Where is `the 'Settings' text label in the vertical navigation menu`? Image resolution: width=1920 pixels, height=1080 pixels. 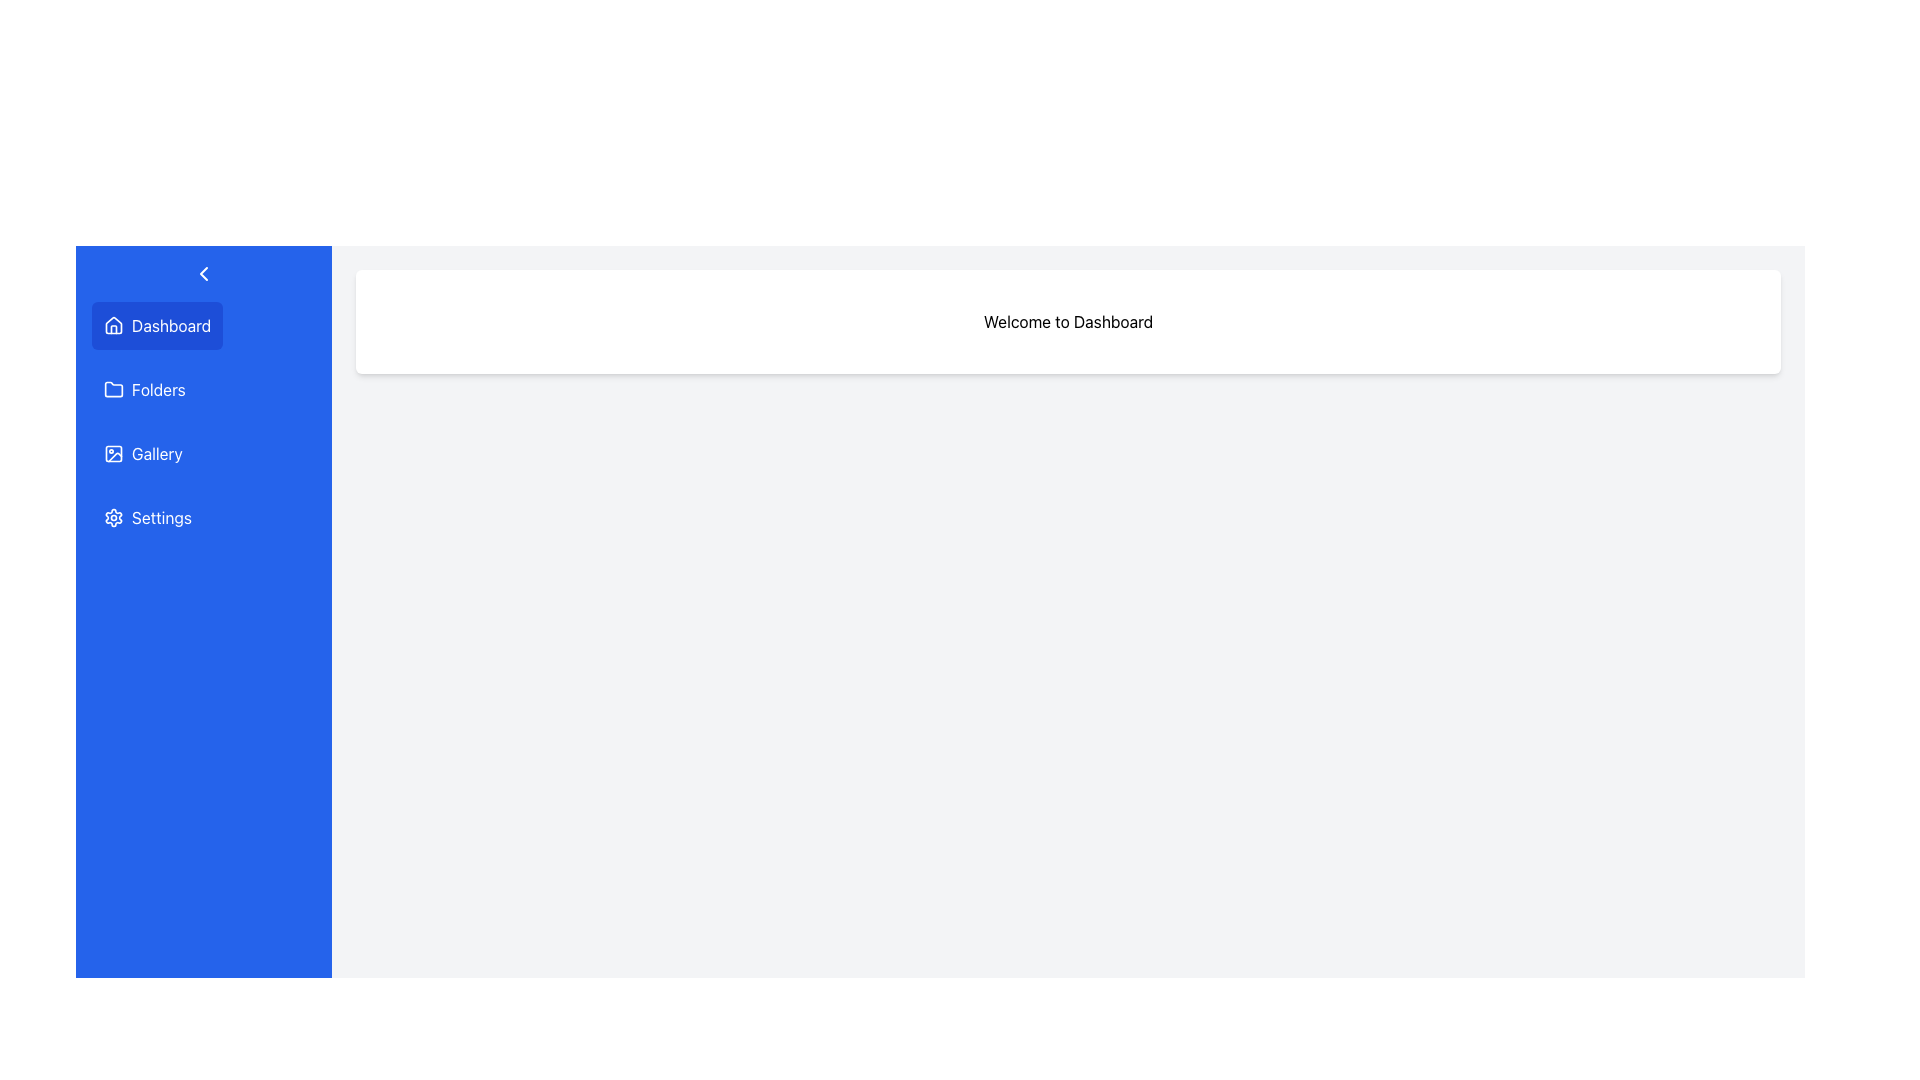
the 'Settings' text label in the vertical navigation menu is located at coordinates (161, 516).